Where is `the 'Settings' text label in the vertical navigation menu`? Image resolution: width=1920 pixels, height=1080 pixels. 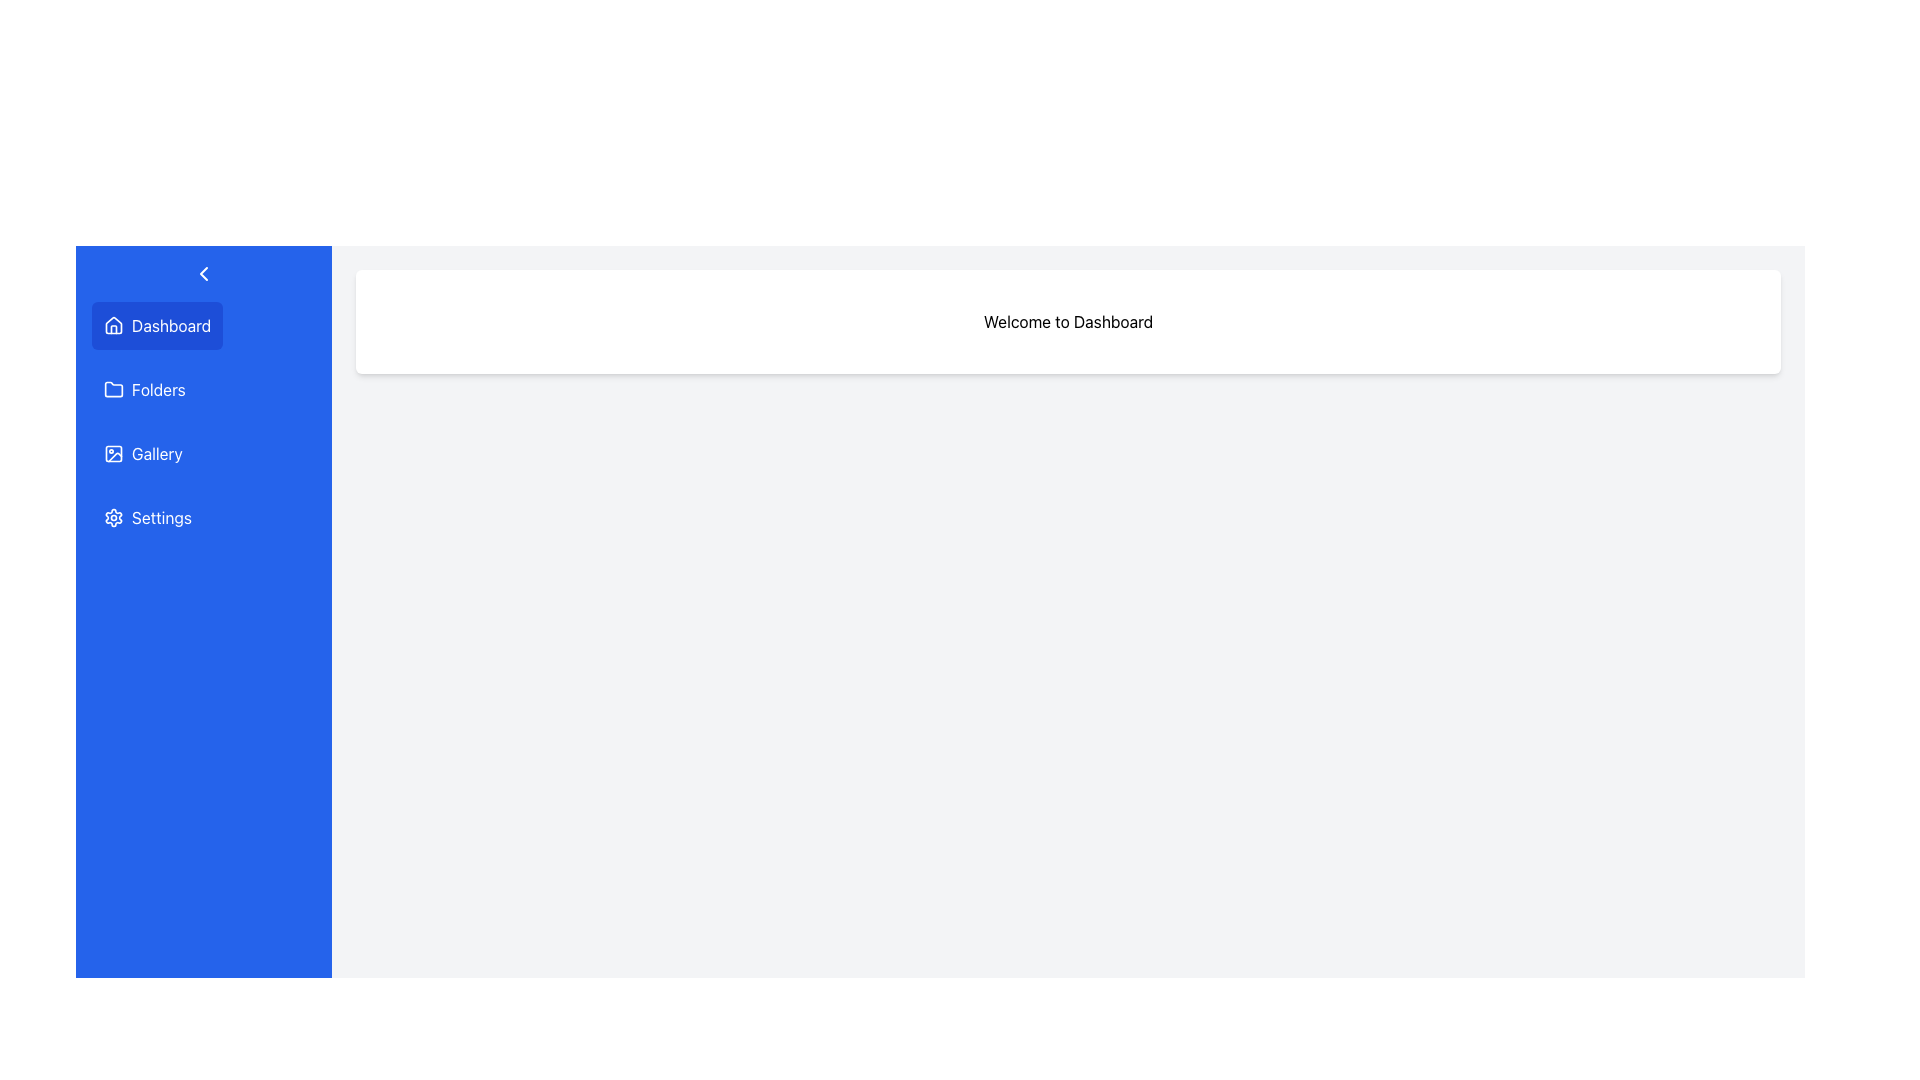
the 'Settings' text label in the vertical navigation menu is located at coordinates (161, 516).